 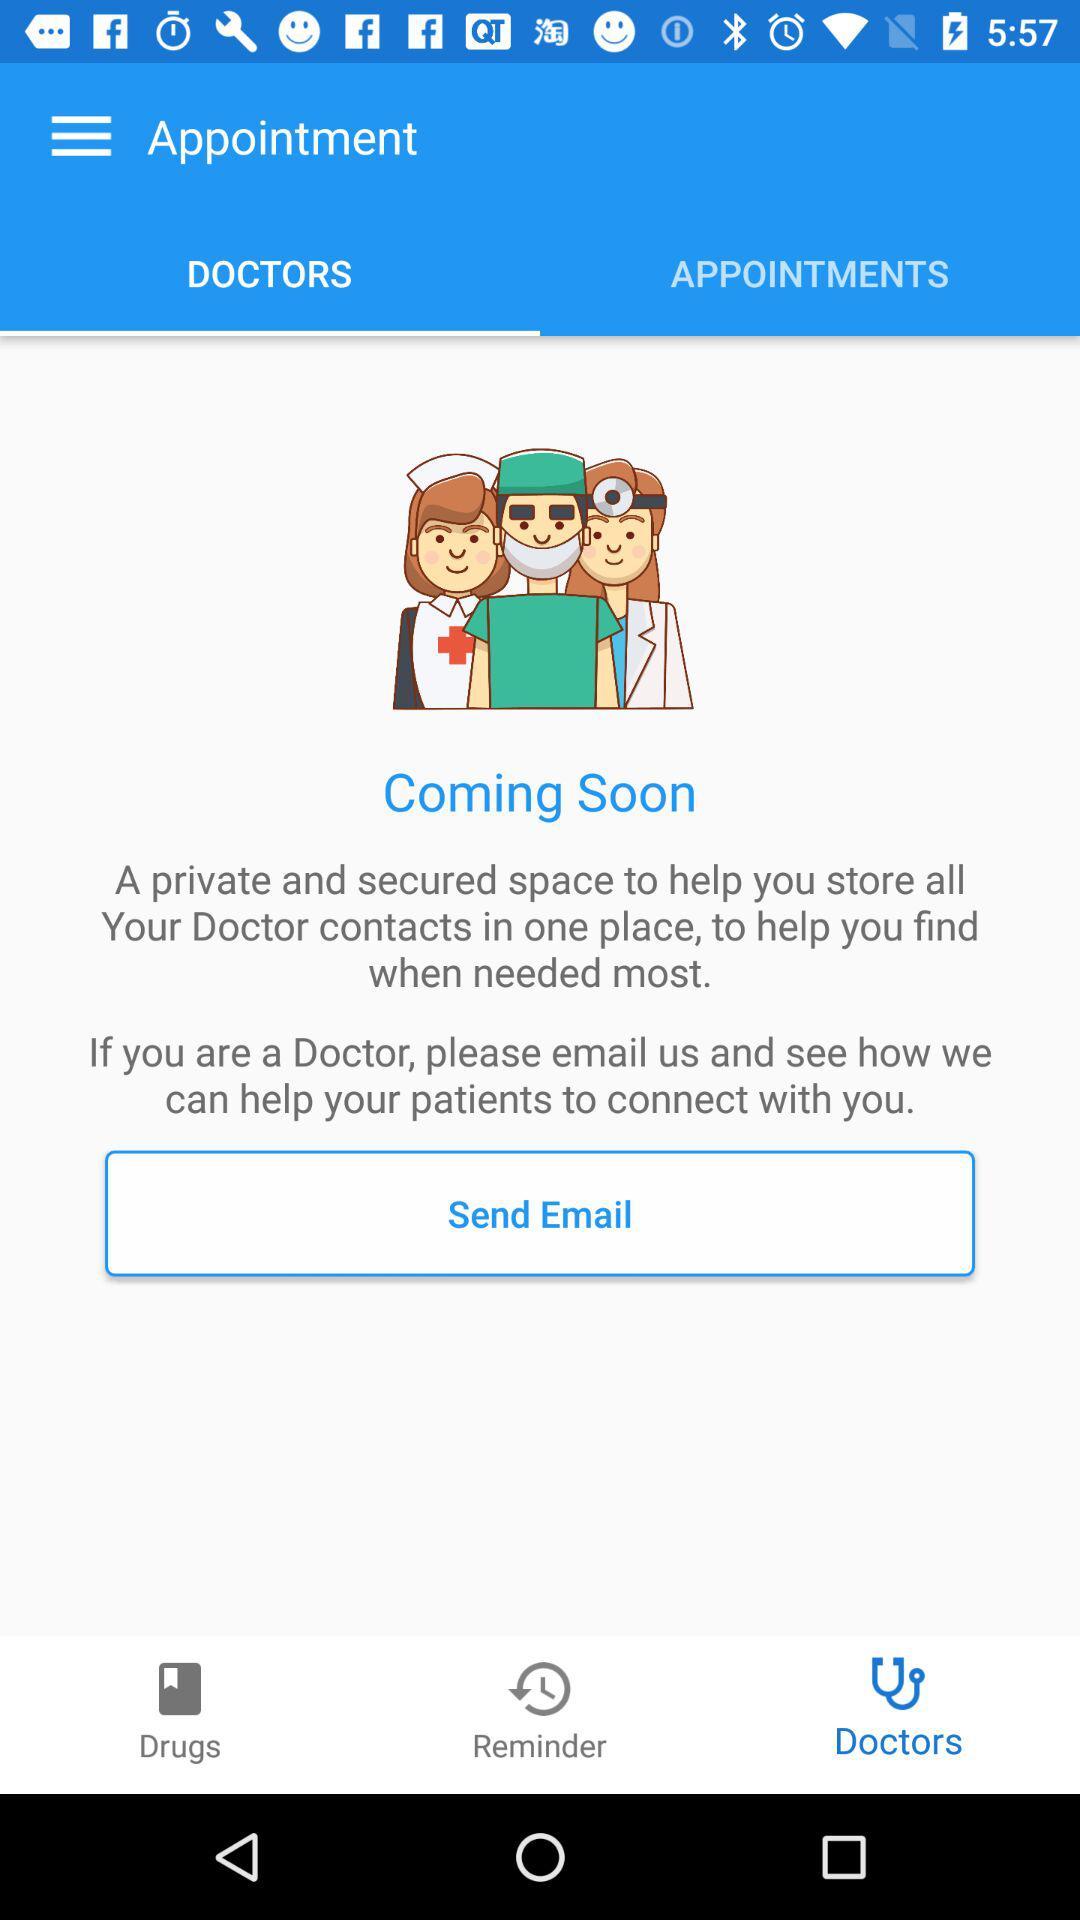 What do you see at coordinates (80, 135) in the screenshot?
I see `the item next to the appointment icon` at bounding box center [80, 135].